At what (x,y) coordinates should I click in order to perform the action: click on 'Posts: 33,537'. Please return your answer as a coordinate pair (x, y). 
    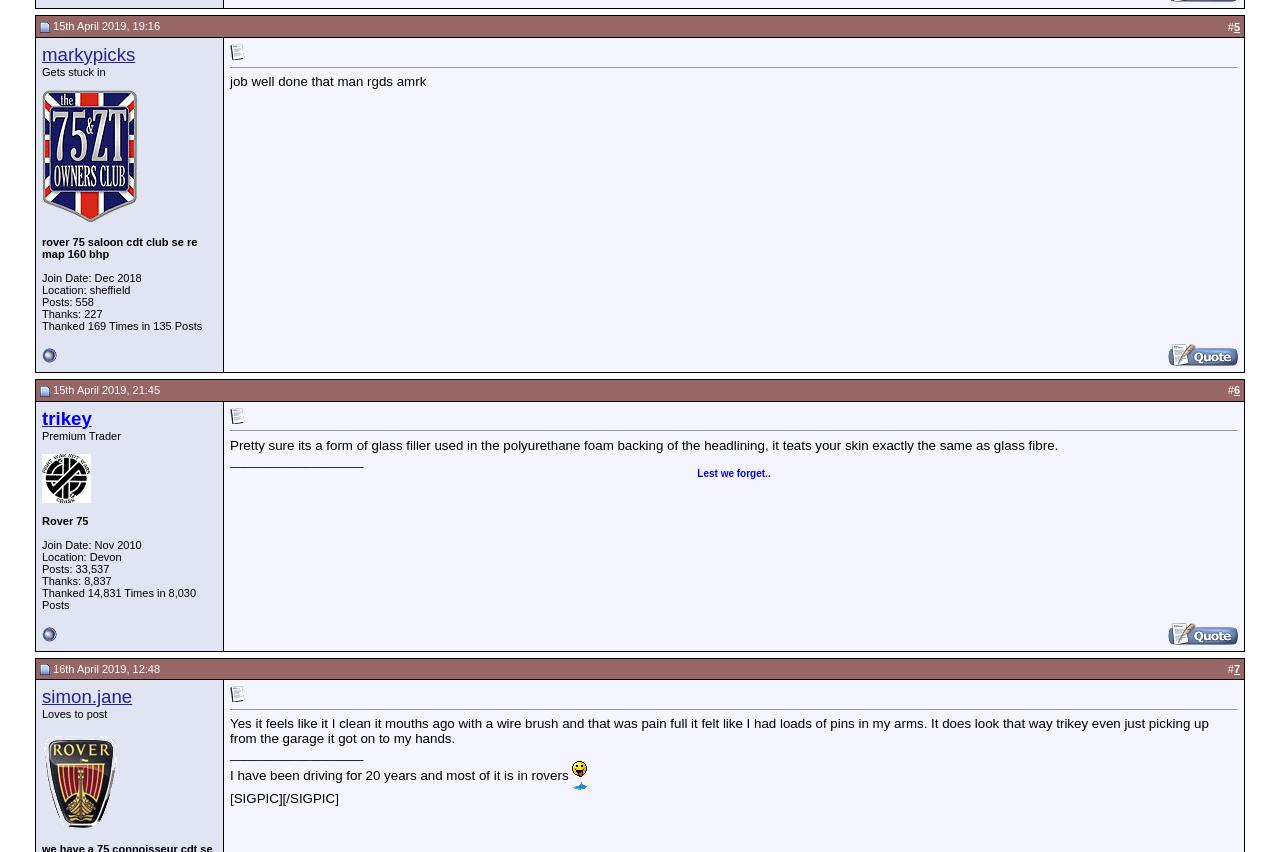
    Looking at the image, I should click on (75, 568).